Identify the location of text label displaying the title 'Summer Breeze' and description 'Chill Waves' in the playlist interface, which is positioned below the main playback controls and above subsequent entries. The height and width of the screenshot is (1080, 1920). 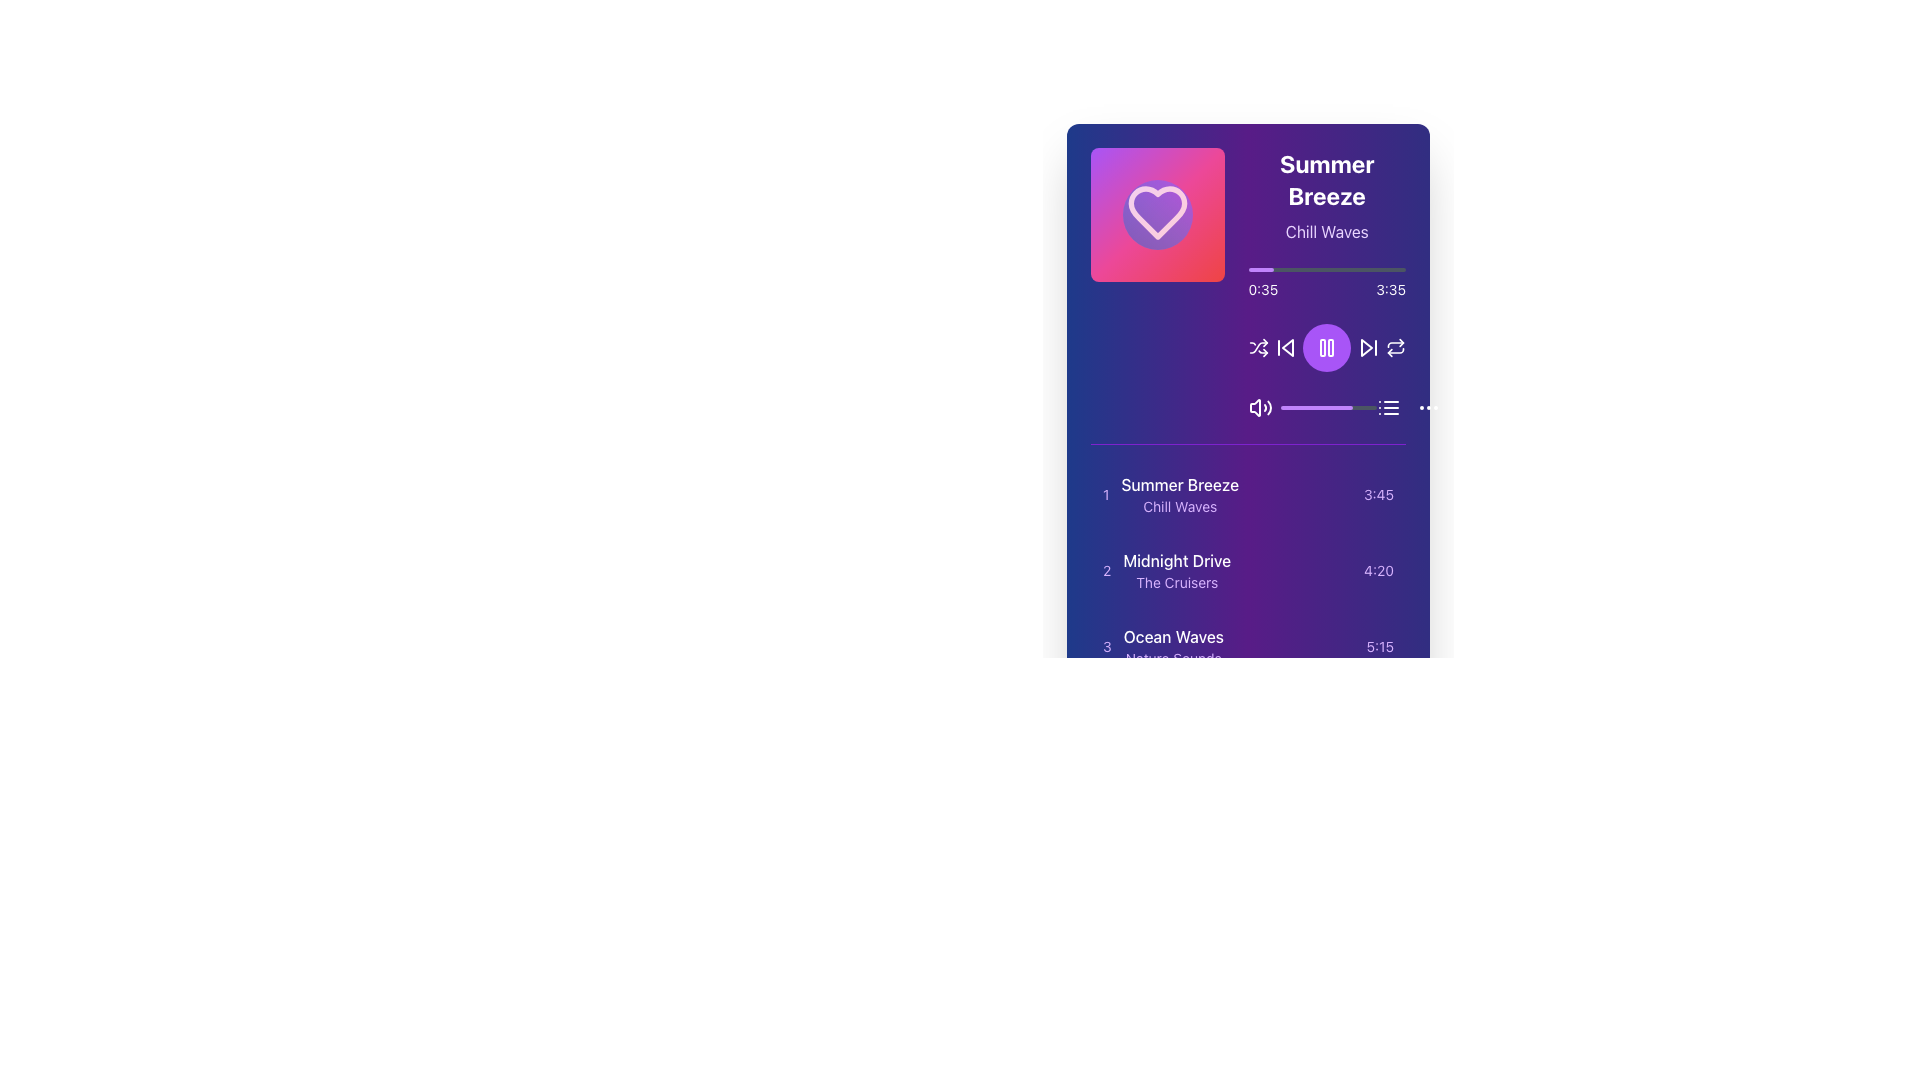
(1180, 494).